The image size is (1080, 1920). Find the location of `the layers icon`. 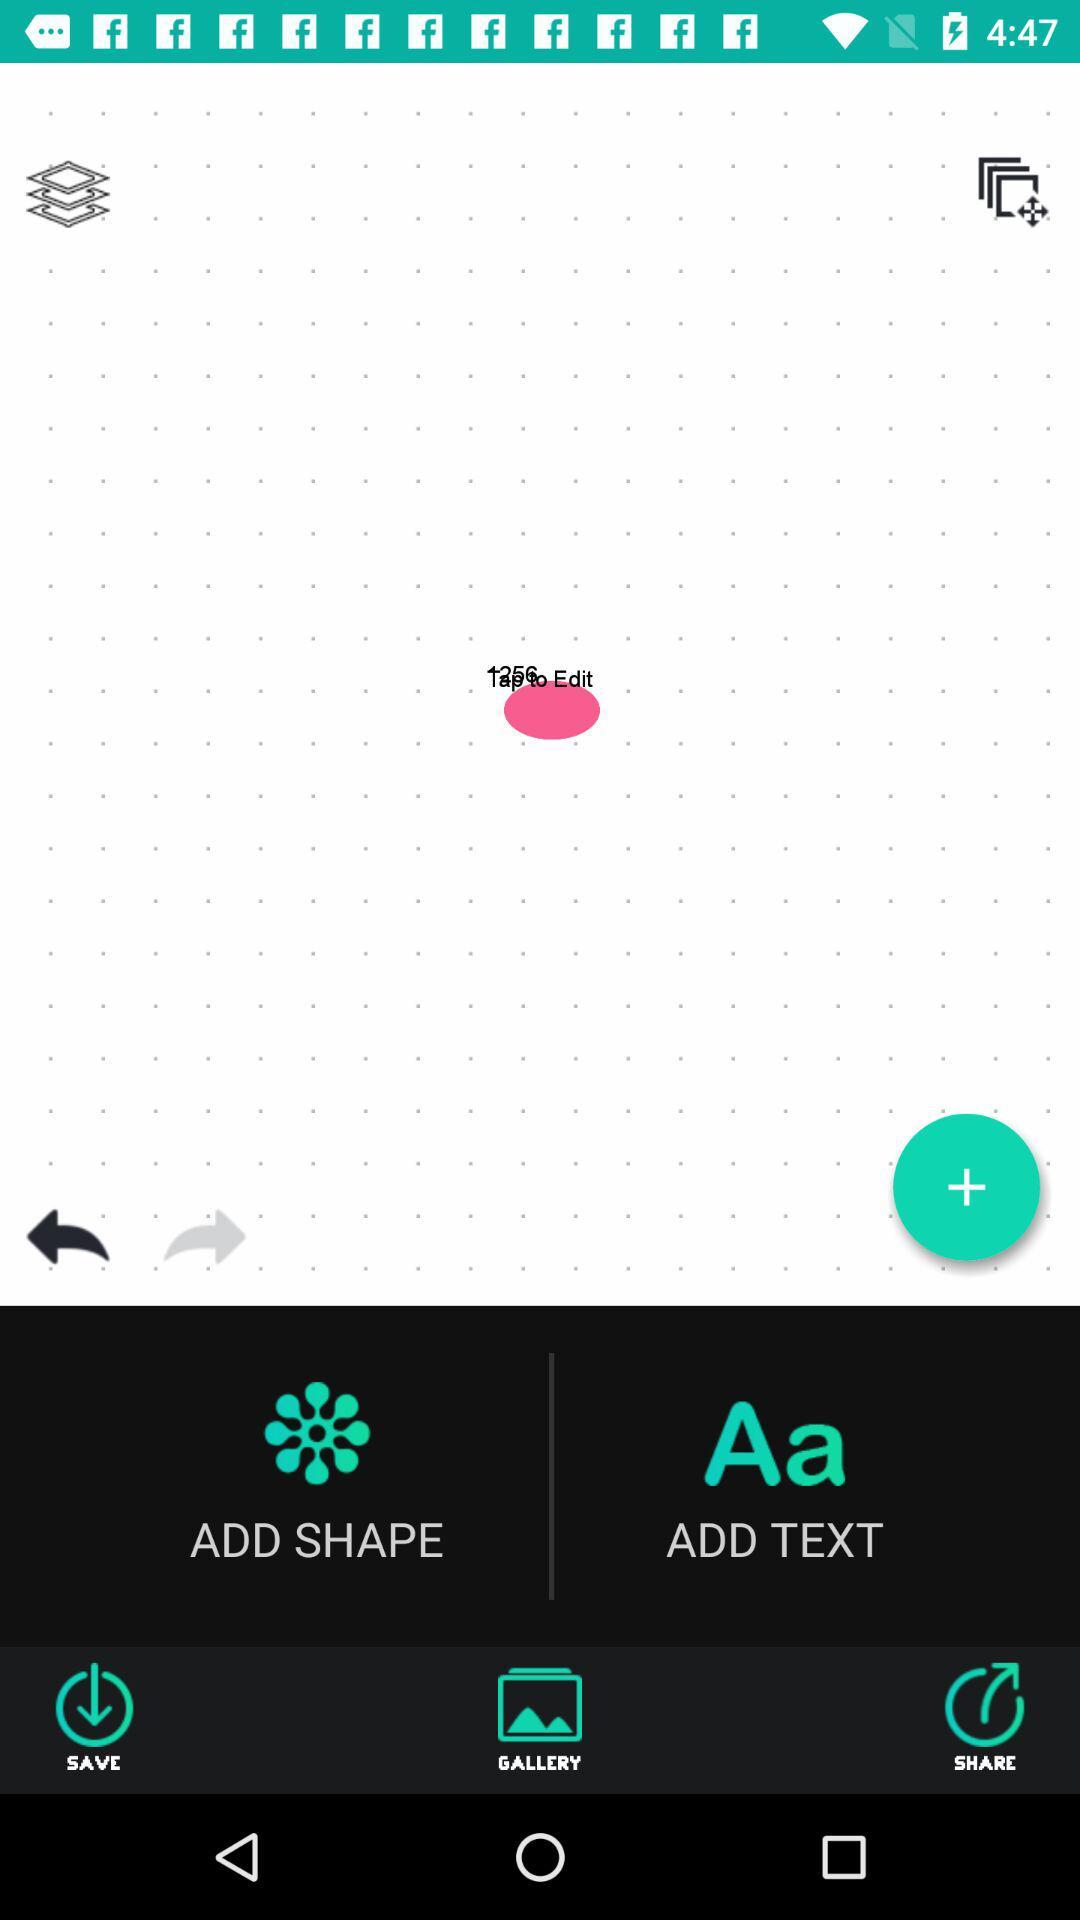

the layers icon is located at coordinates (67, 194).